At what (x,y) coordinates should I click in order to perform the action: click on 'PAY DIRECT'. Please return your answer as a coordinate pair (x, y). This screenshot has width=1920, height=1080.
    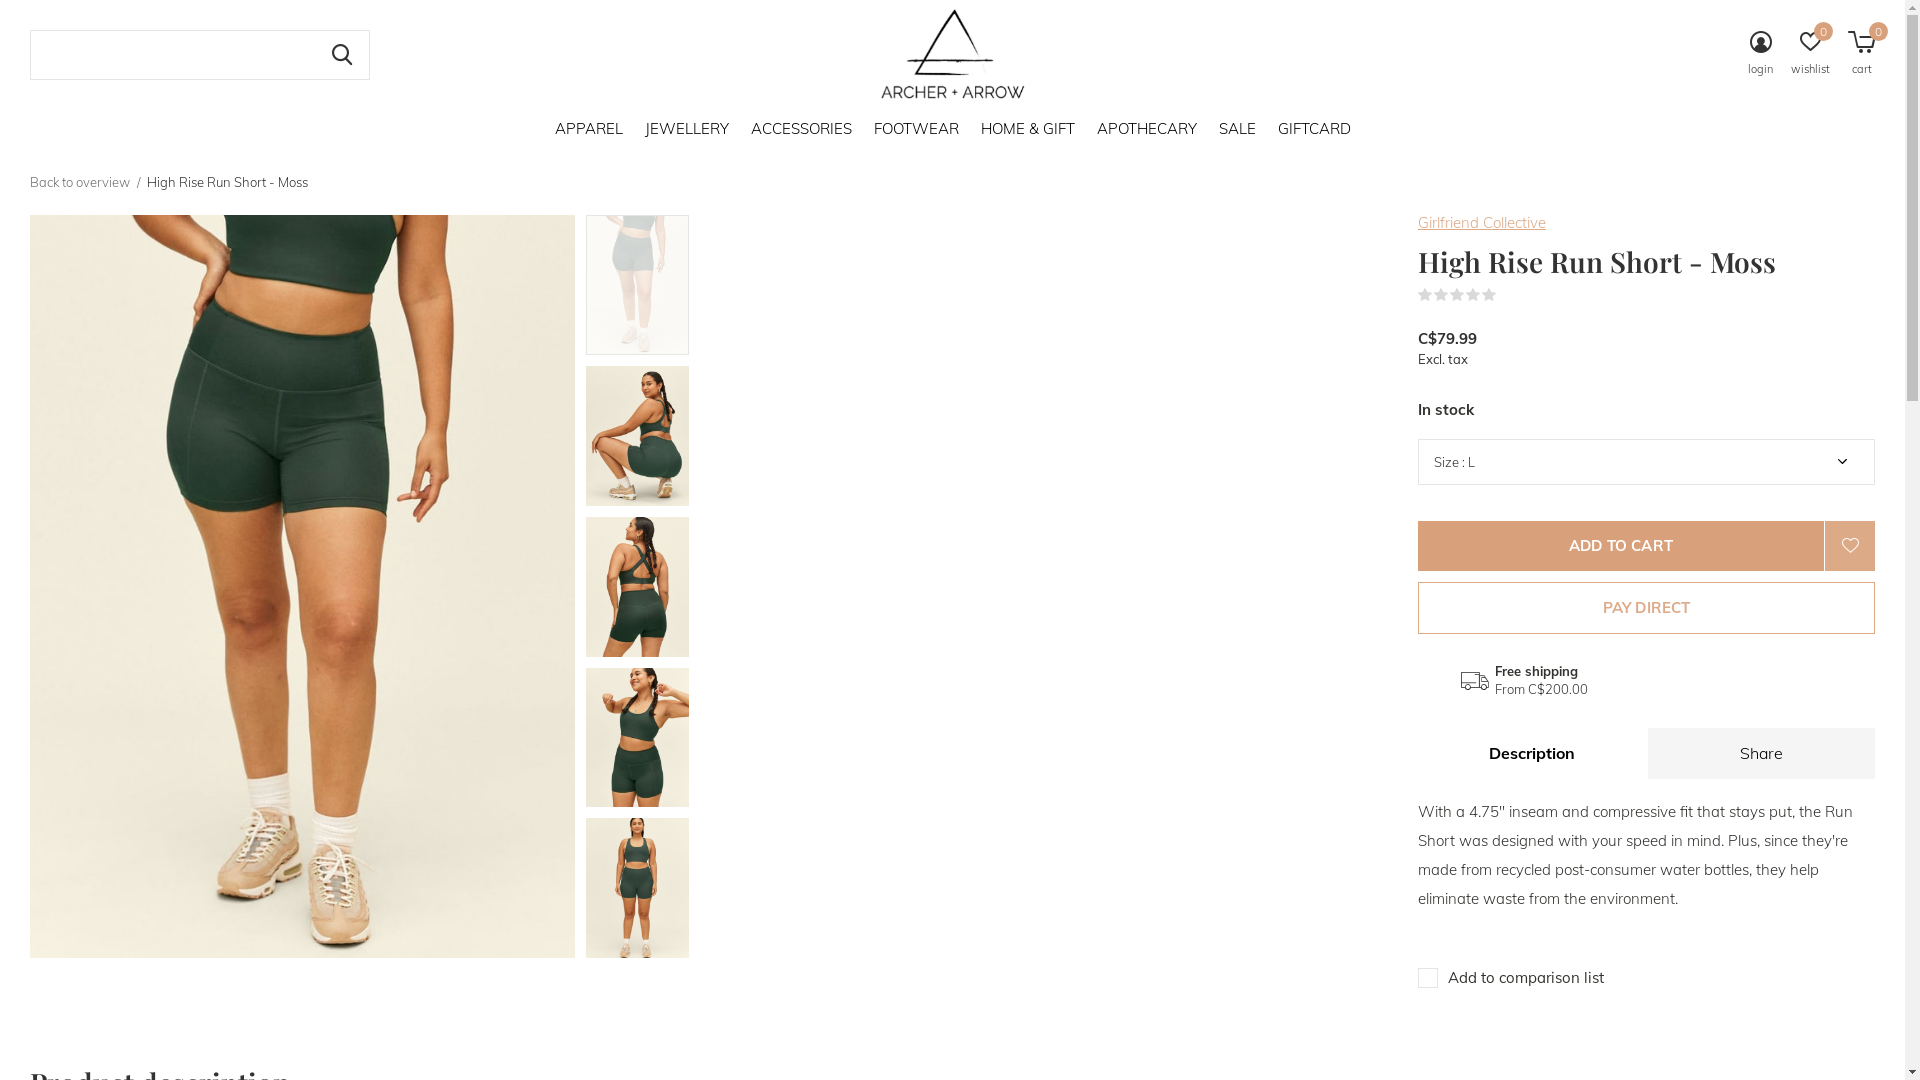
    Looking at the image, I should click on (1646, 607).